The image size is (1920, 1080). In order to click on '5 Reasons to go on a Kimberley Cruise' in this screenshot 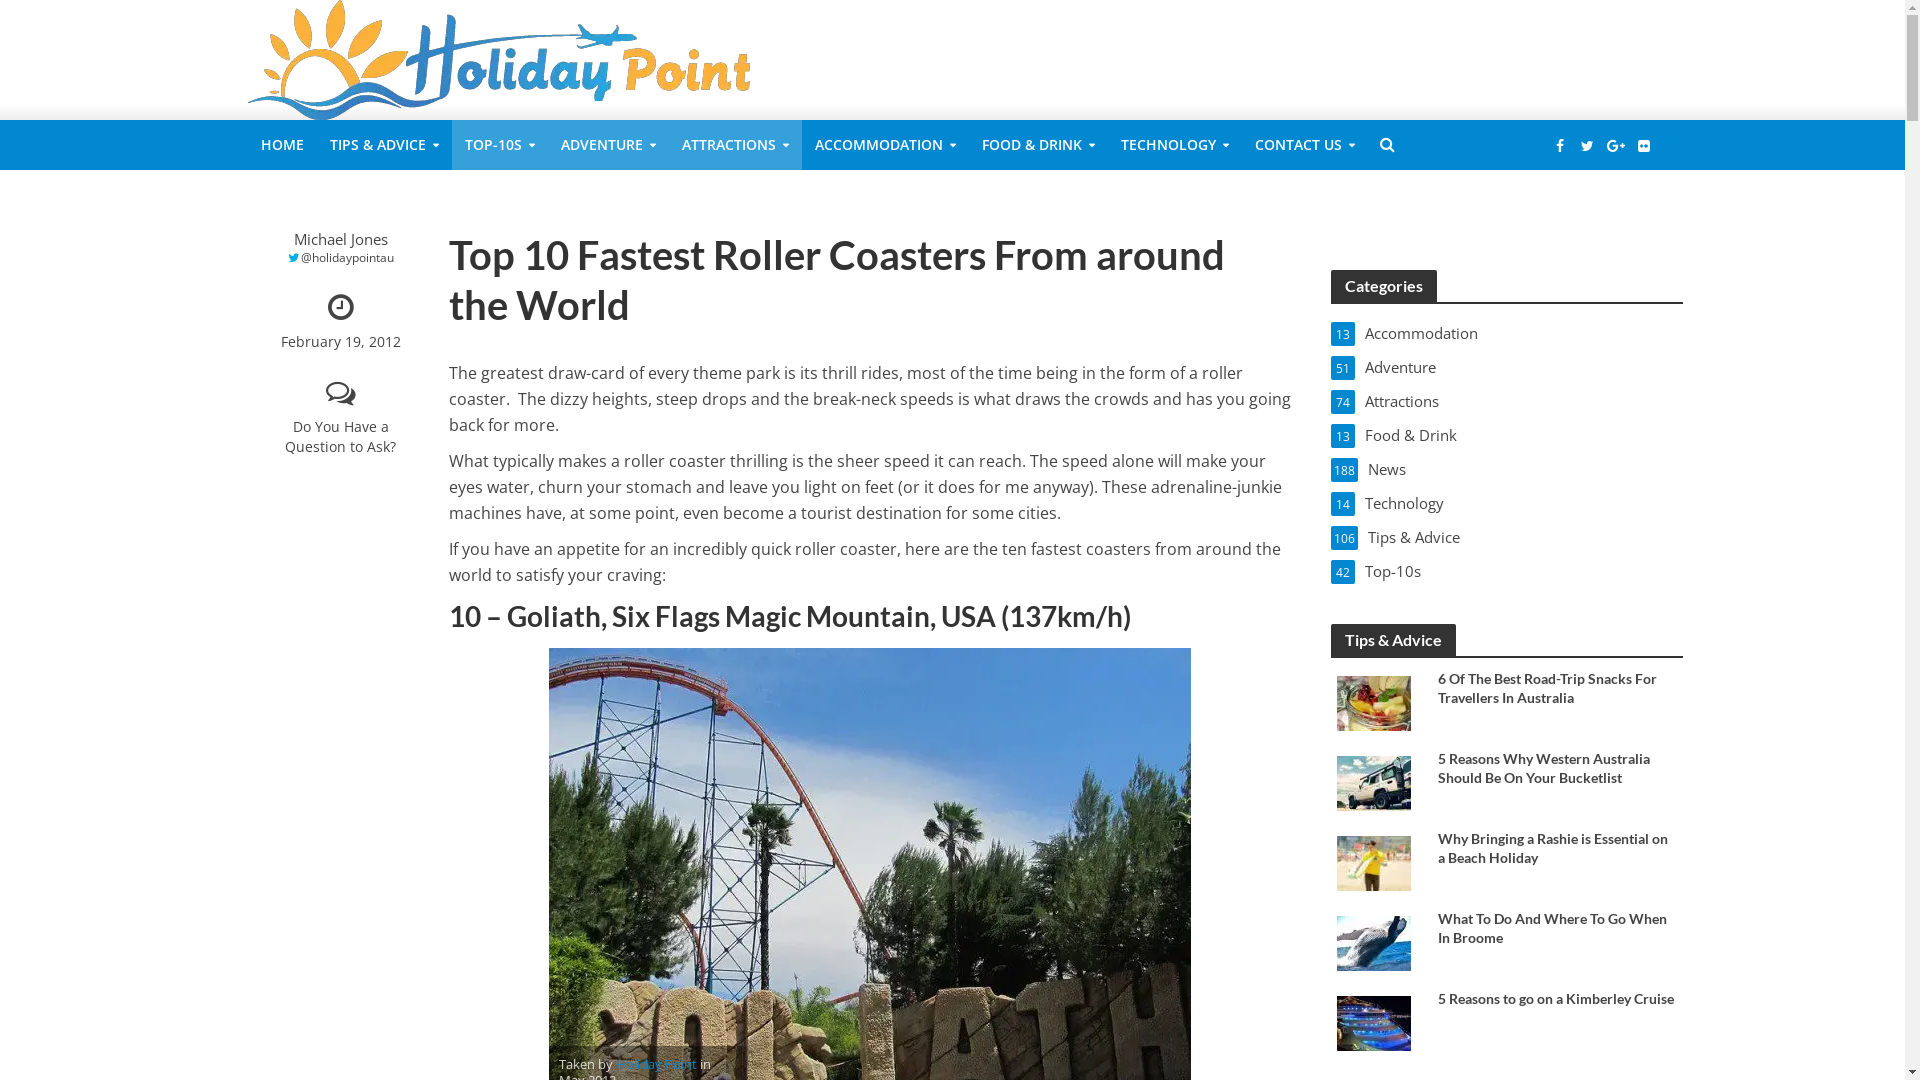, I will do `click(1372, 1022)`.